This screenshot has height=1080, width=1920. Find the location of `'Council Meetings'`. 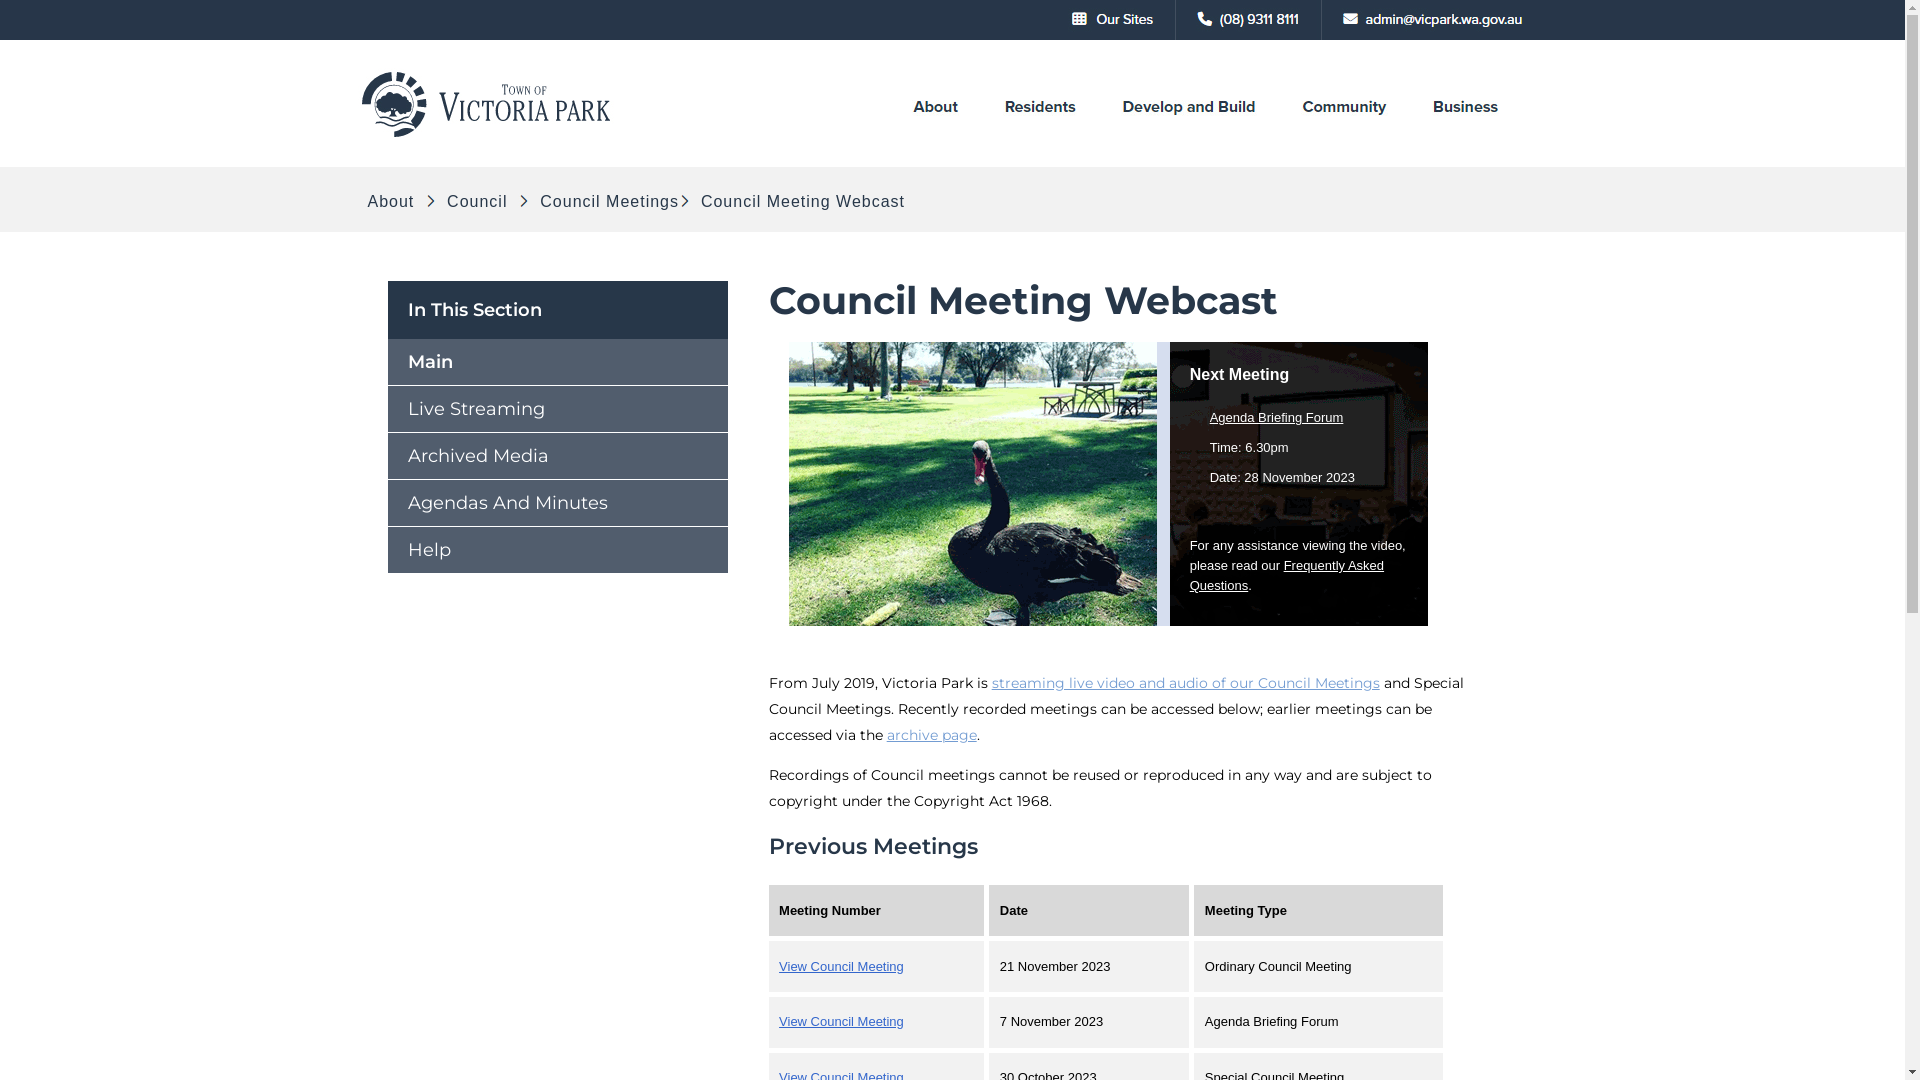

'Council Meetings' is located at coordinates (605, 201).